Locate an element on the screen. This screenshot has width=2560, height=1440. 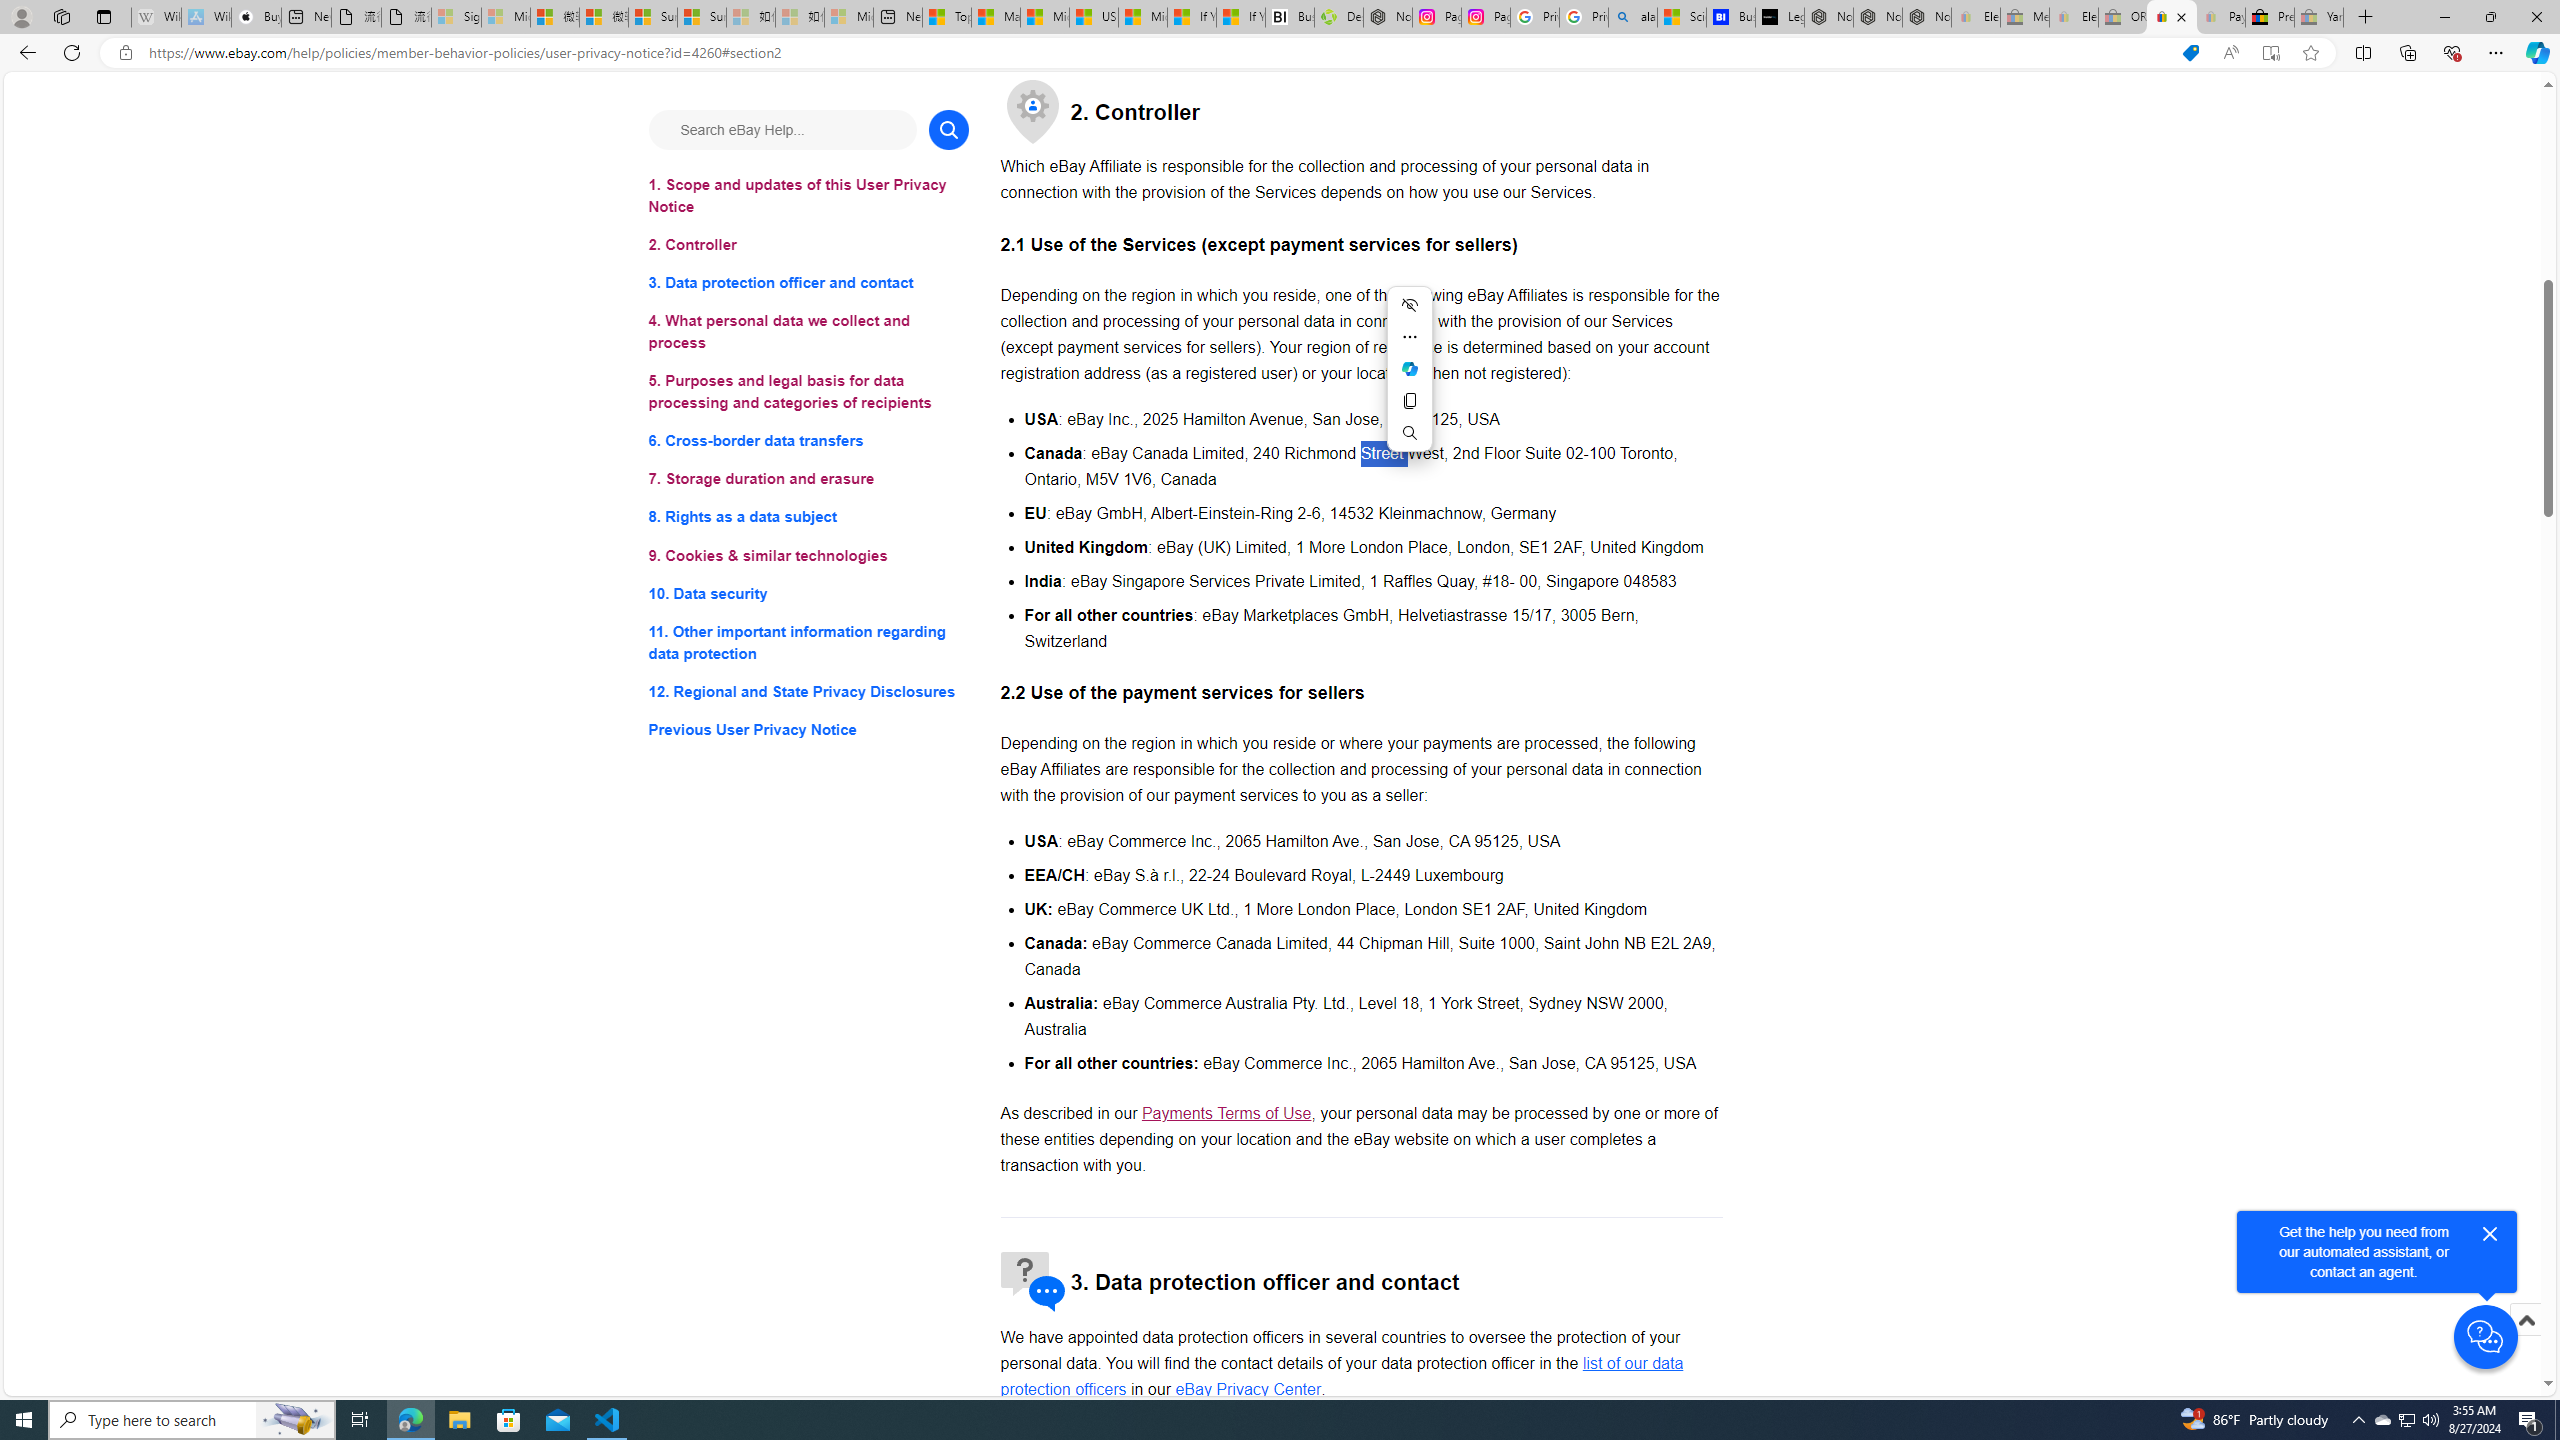
'8. Rights as a data subject' is located at coordinates (807, 516).